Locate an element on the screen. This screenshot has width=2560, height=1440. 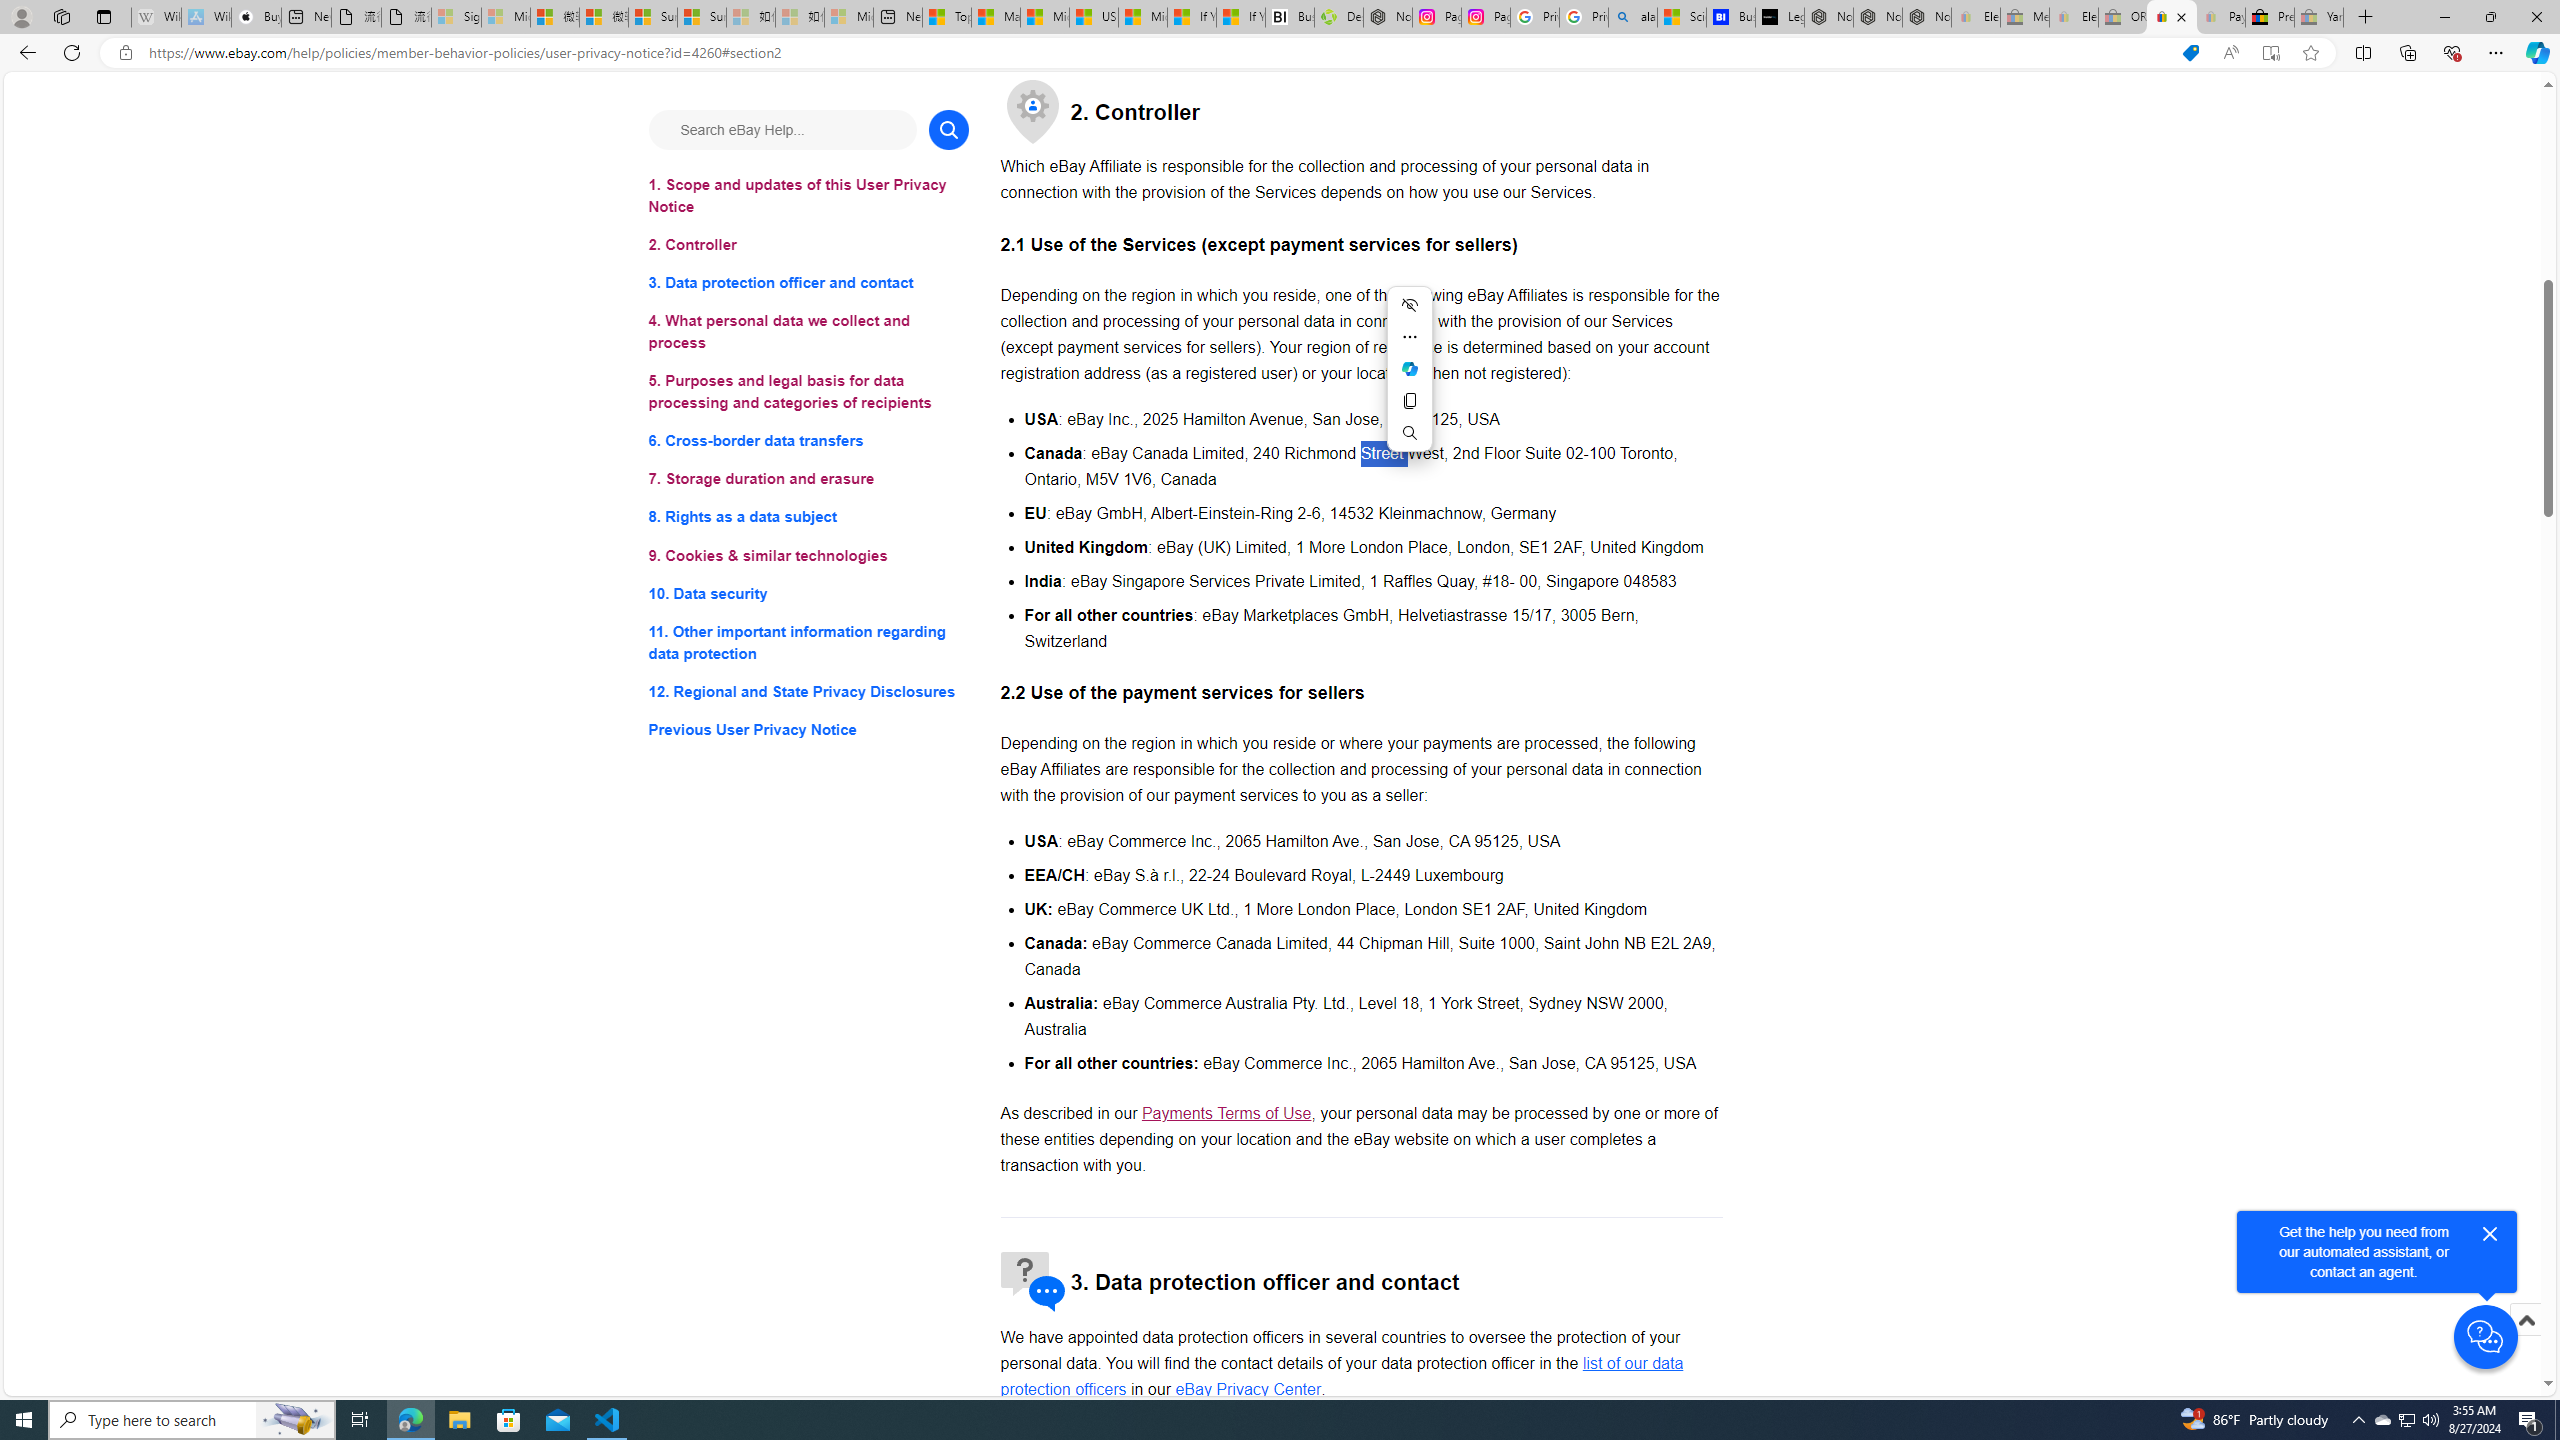
'8. Rights as a data subject' is located at coordinates (807, 516).